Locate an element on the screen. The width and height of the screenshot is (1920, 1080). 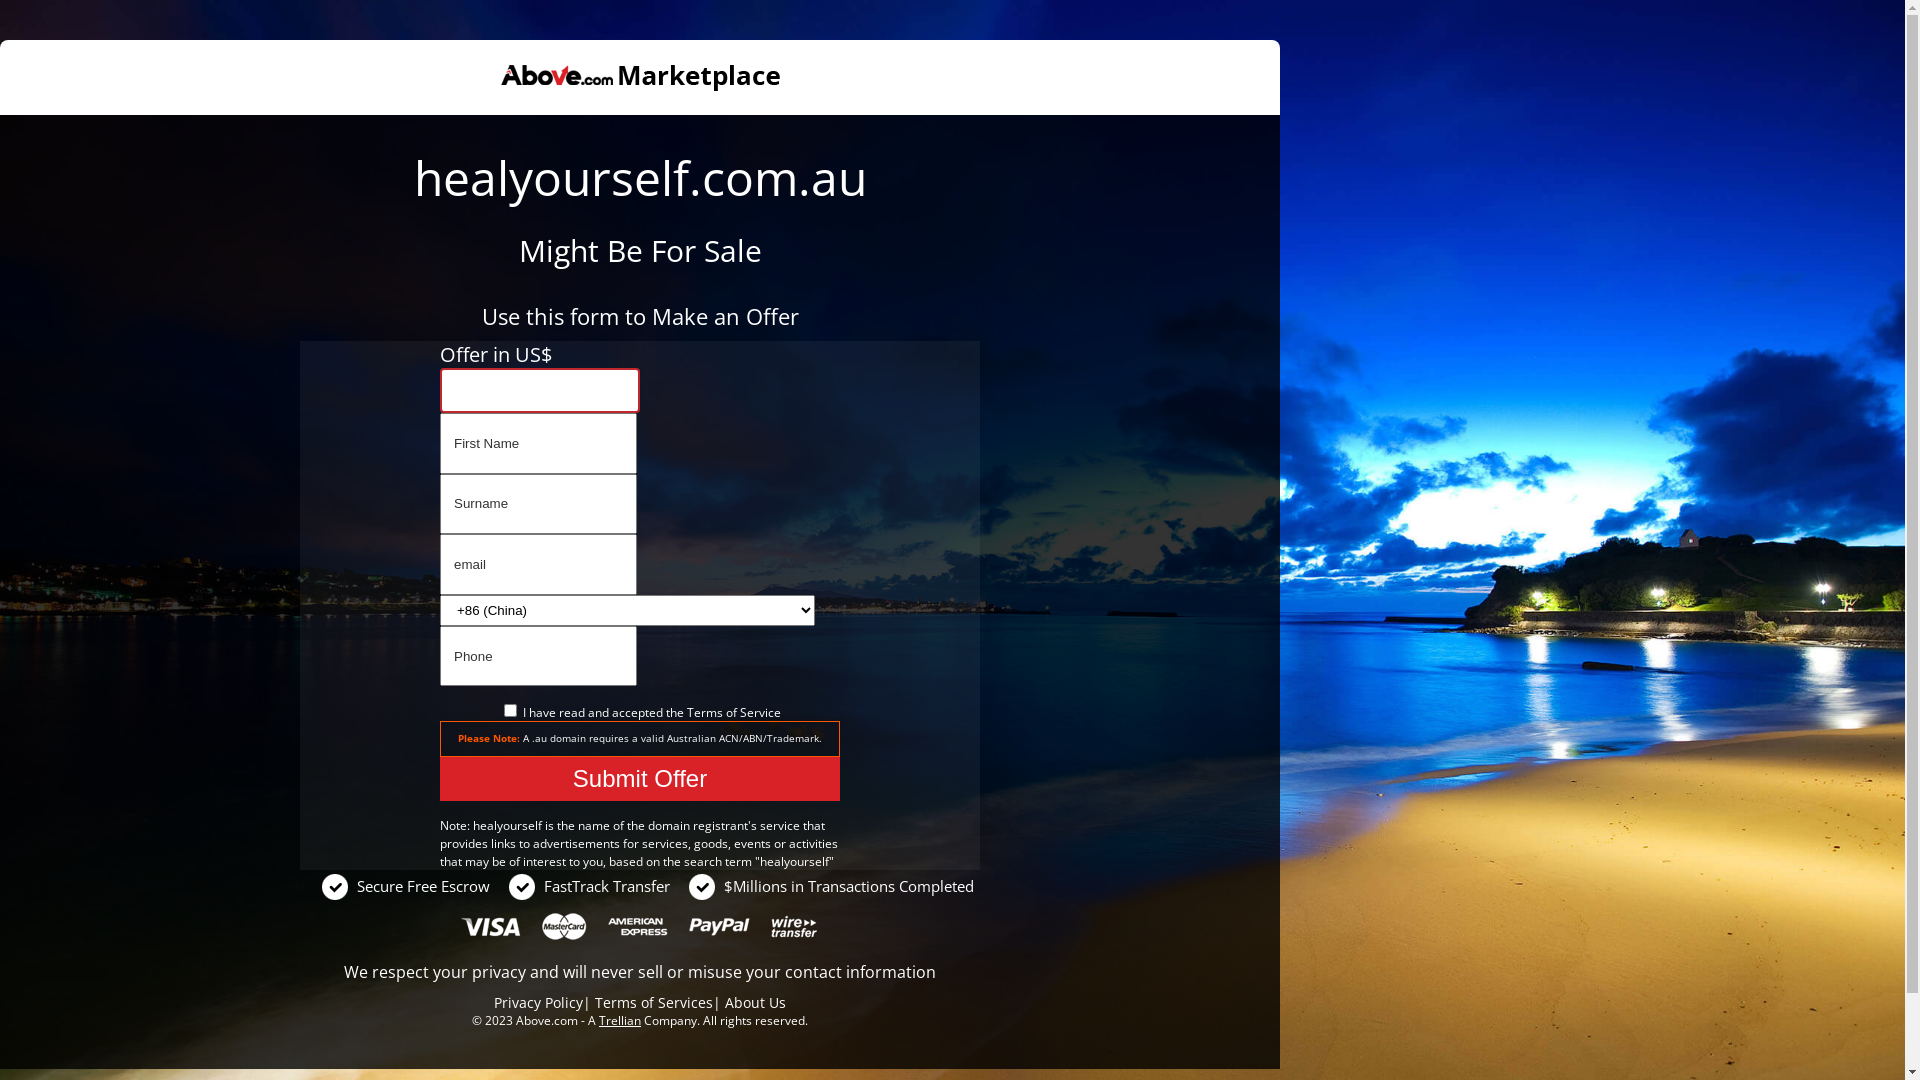
'Terms' is located at coordinates (704, 711).